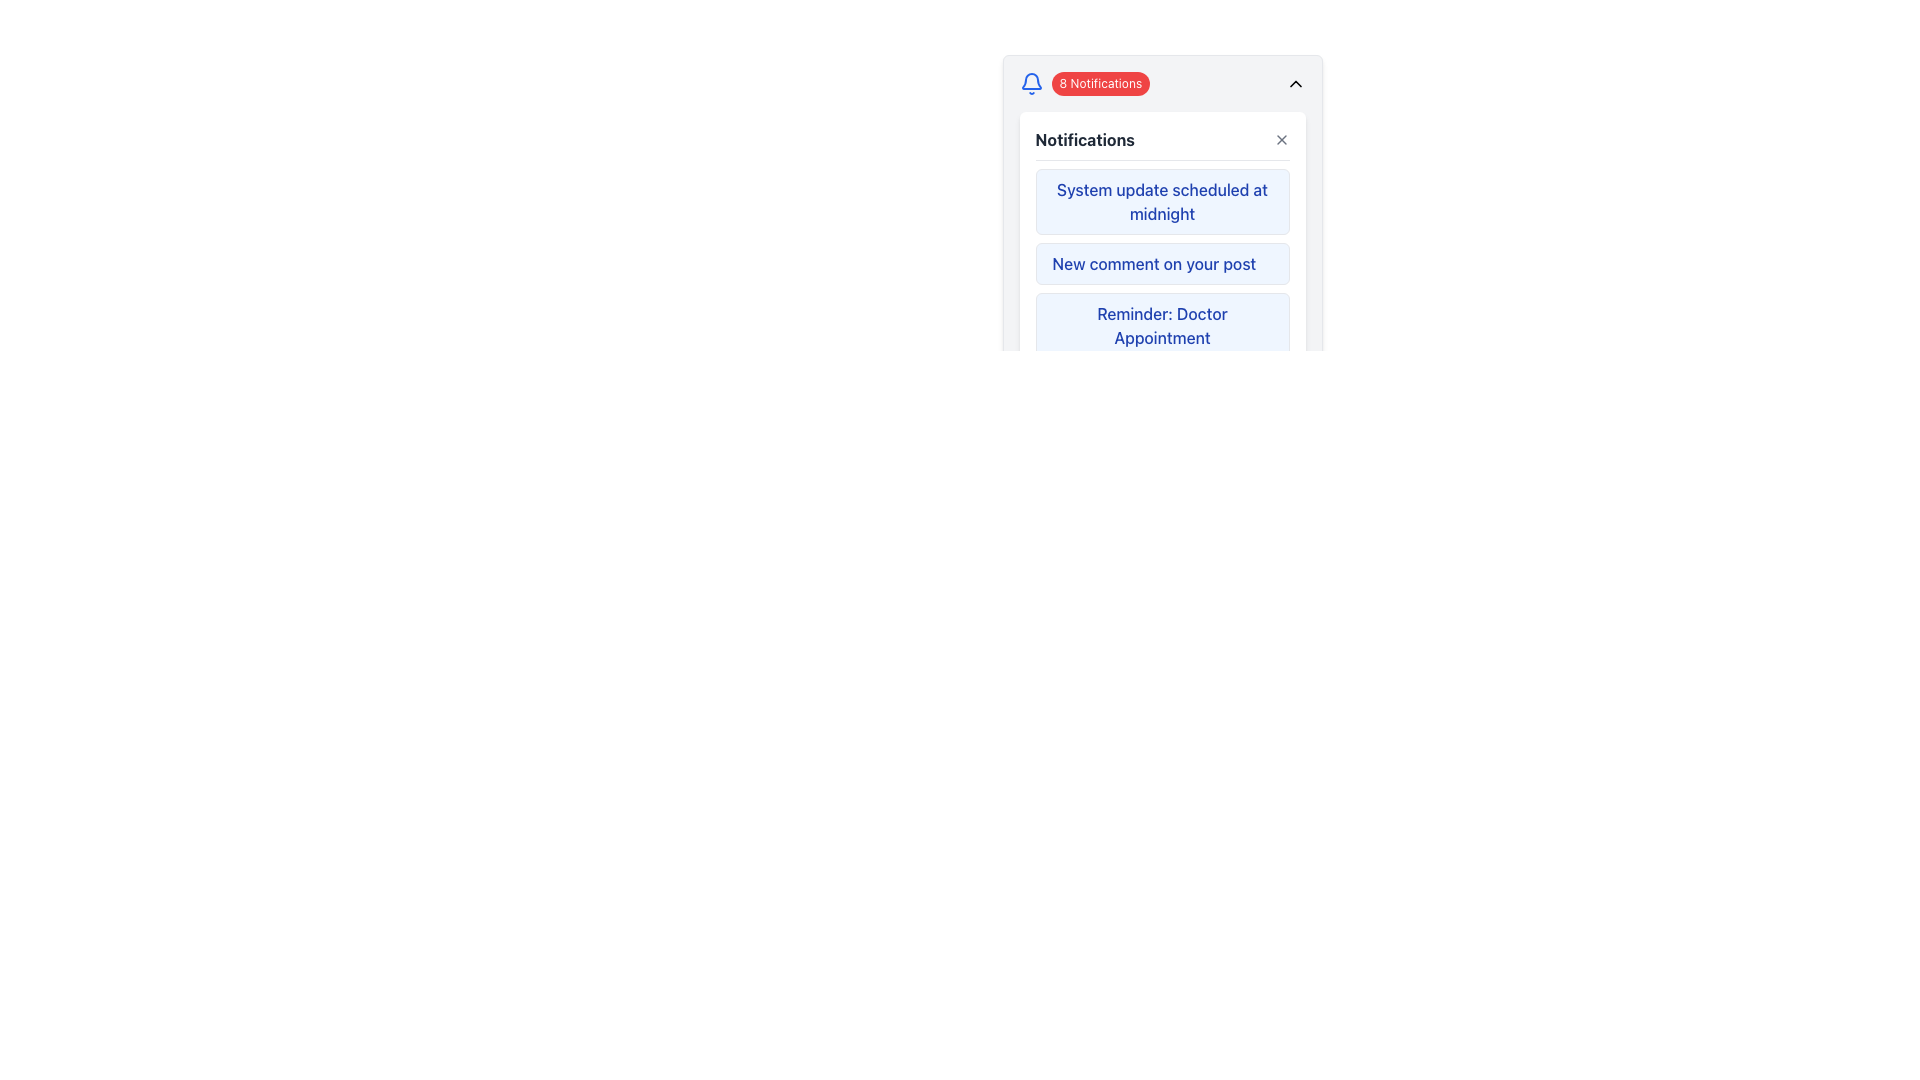 Image resolution: width=1920 pixels, height=1080 pixels. What do you see at coordinates (1099, 83) in the screenshot?
I see `the Notification Badge located to the right of the blue notification bell icon in the upper region of the interface` at bounding box center [1099, 83].